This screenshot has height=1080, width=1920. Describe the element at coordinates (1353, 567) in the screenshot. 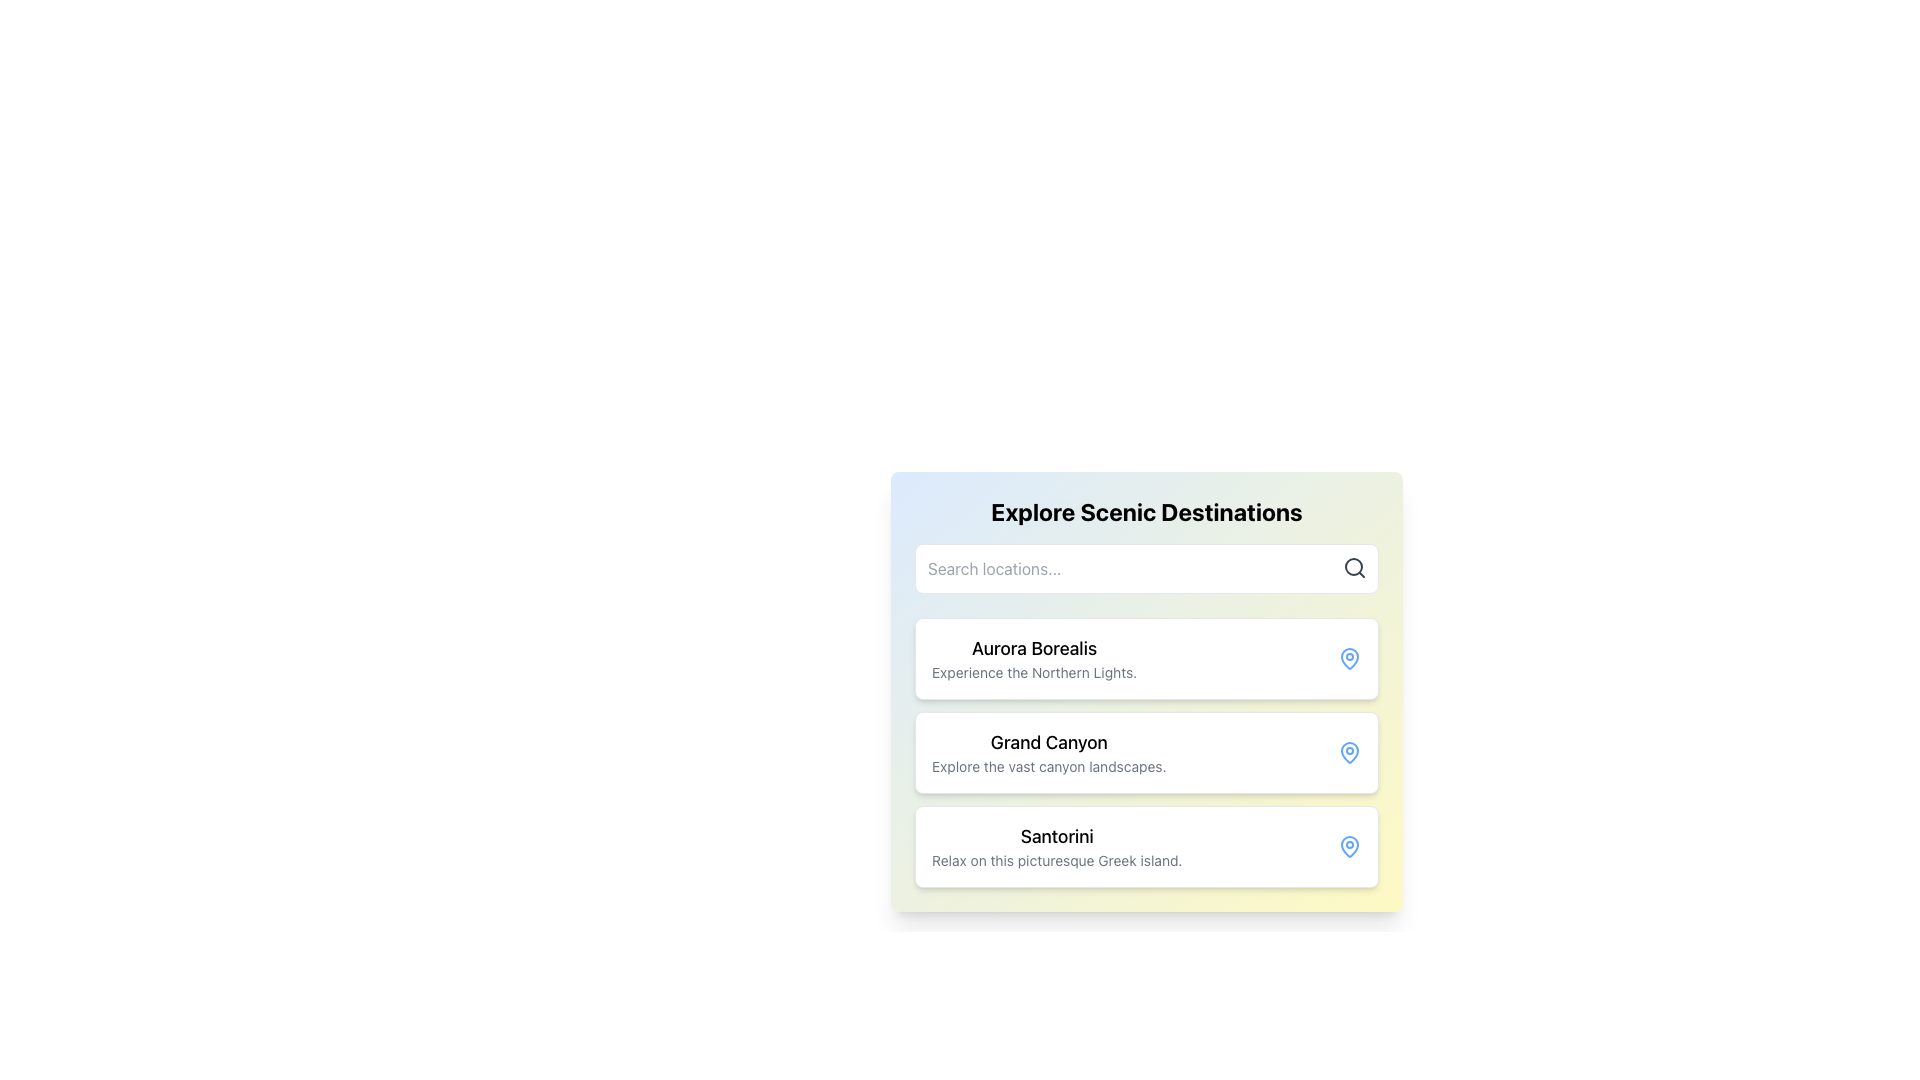

I see `the circular magnifying glass icon located near the top-right corner of the search input box in the 'Explore Scenic Destinations' interface` at that location.